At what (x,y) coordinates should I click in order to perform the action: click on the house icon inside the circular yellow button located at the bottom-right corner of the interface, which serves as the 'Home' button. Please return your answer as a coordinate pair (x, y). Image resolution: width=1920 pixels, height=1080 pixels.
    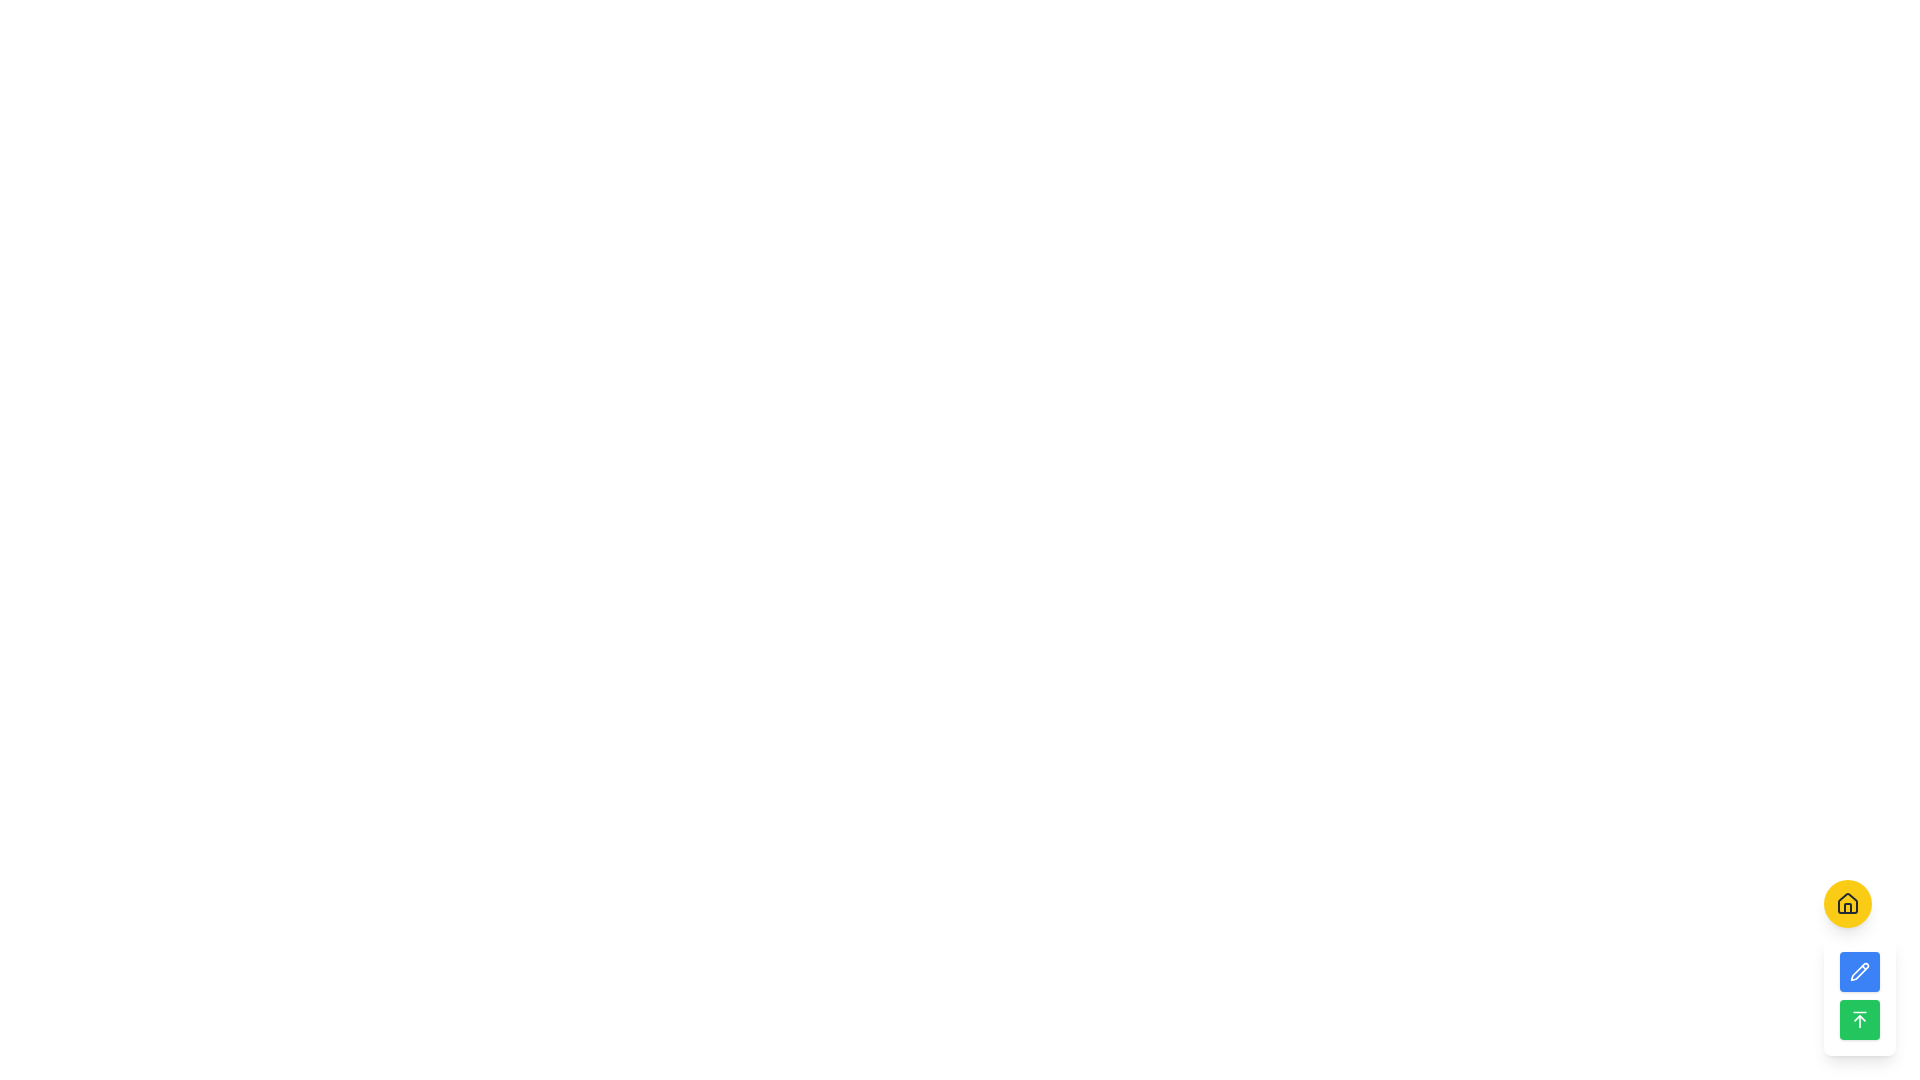
    Looking at the image, I should click on (1847, 903).